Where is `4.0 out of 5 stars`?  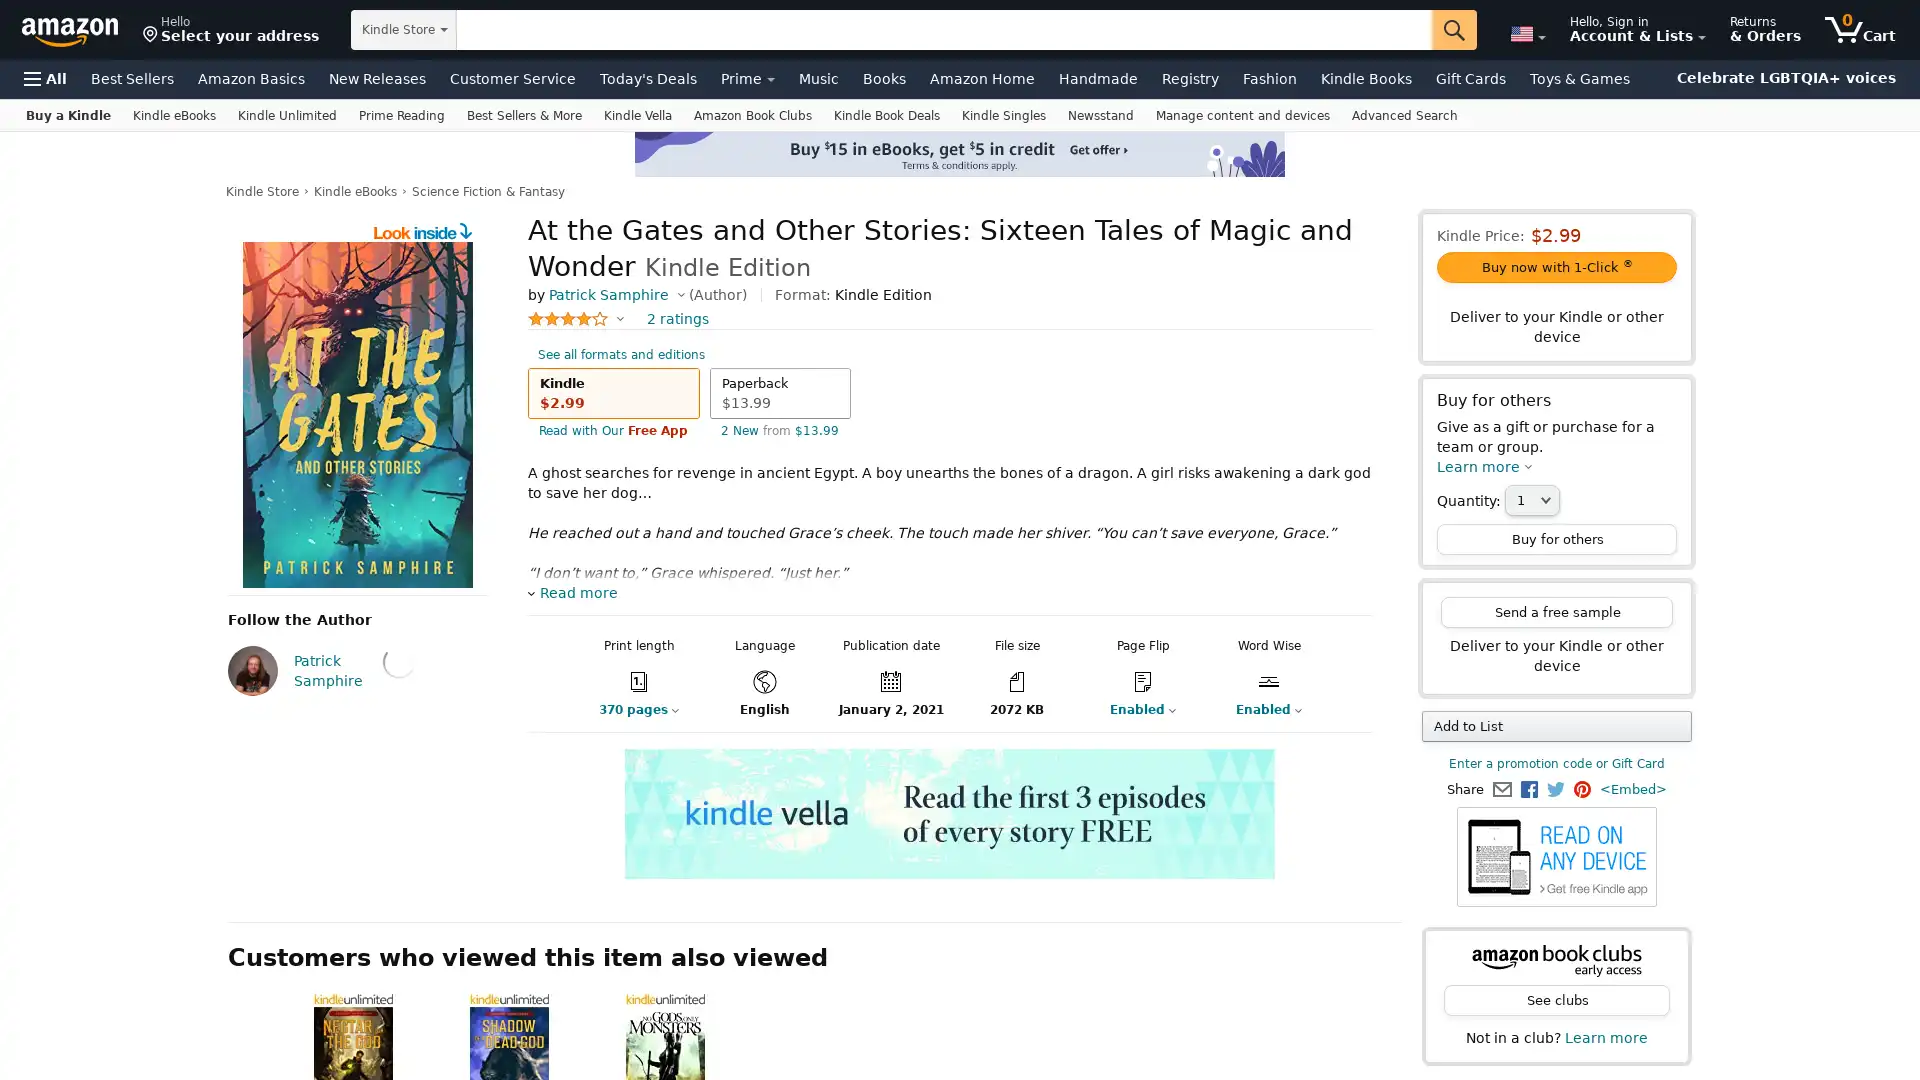 4.0 out of 5 stars is located at coordinates (575, 318).